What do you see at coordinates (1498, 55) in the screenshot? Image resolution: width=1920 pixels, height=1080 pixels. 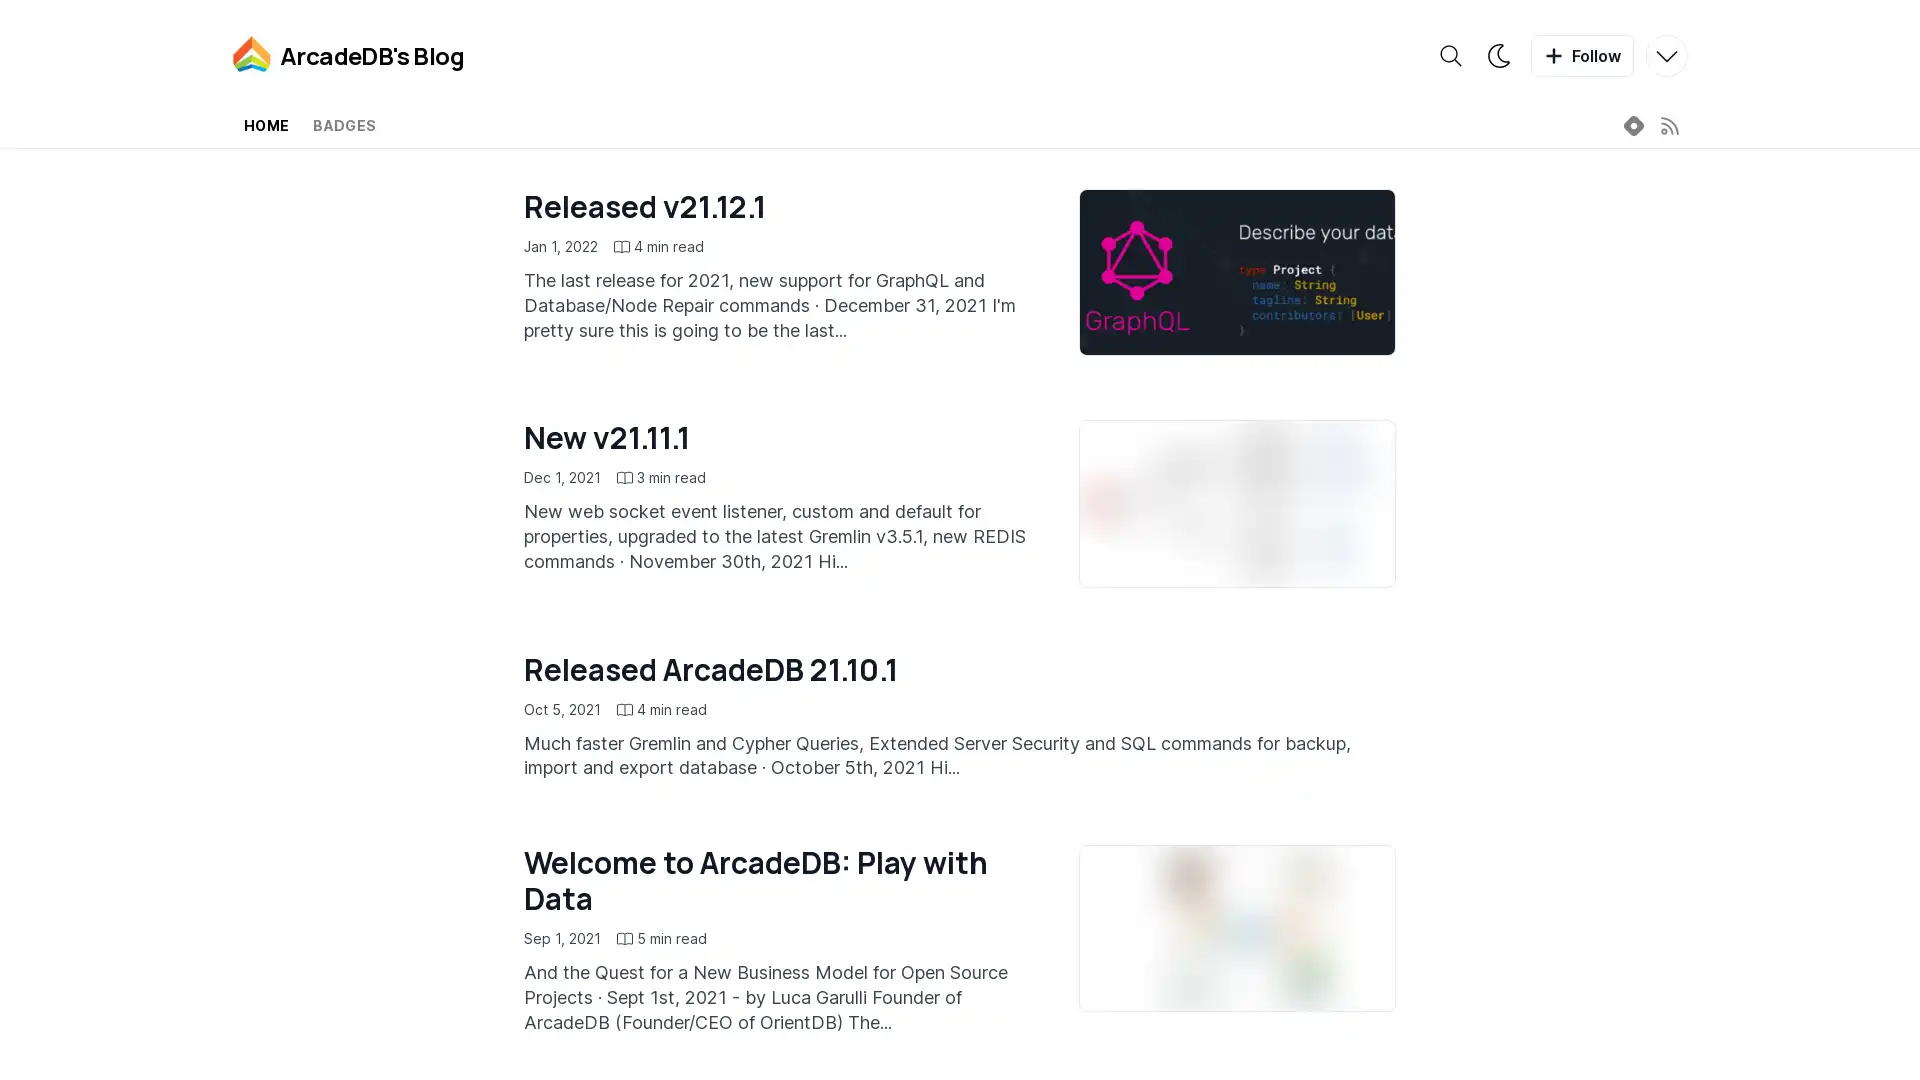 I see `Theme switcher` at bounding box center [1498, 55].